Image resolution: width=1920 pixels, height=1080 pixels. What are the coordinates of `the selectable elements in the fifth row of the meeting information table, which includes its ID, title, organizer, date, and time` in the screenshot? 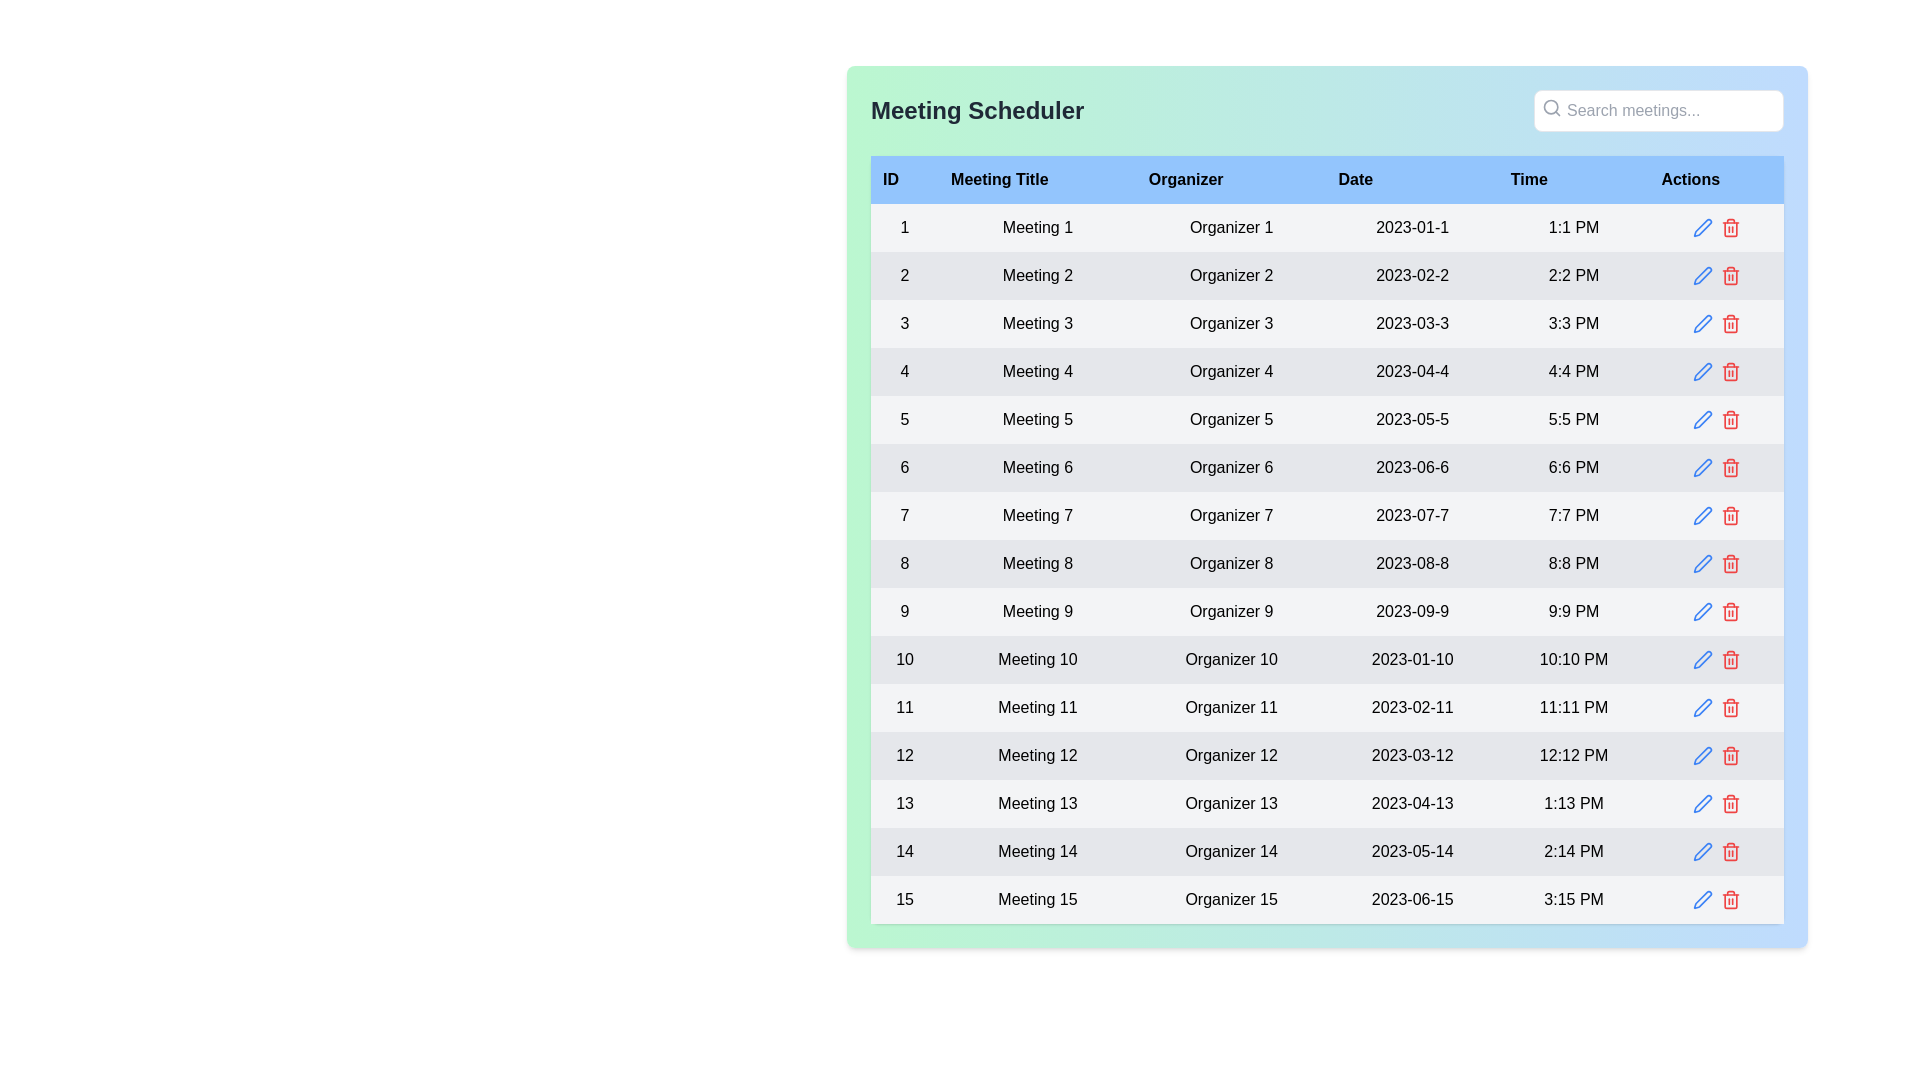 It's located at (1327, 419).